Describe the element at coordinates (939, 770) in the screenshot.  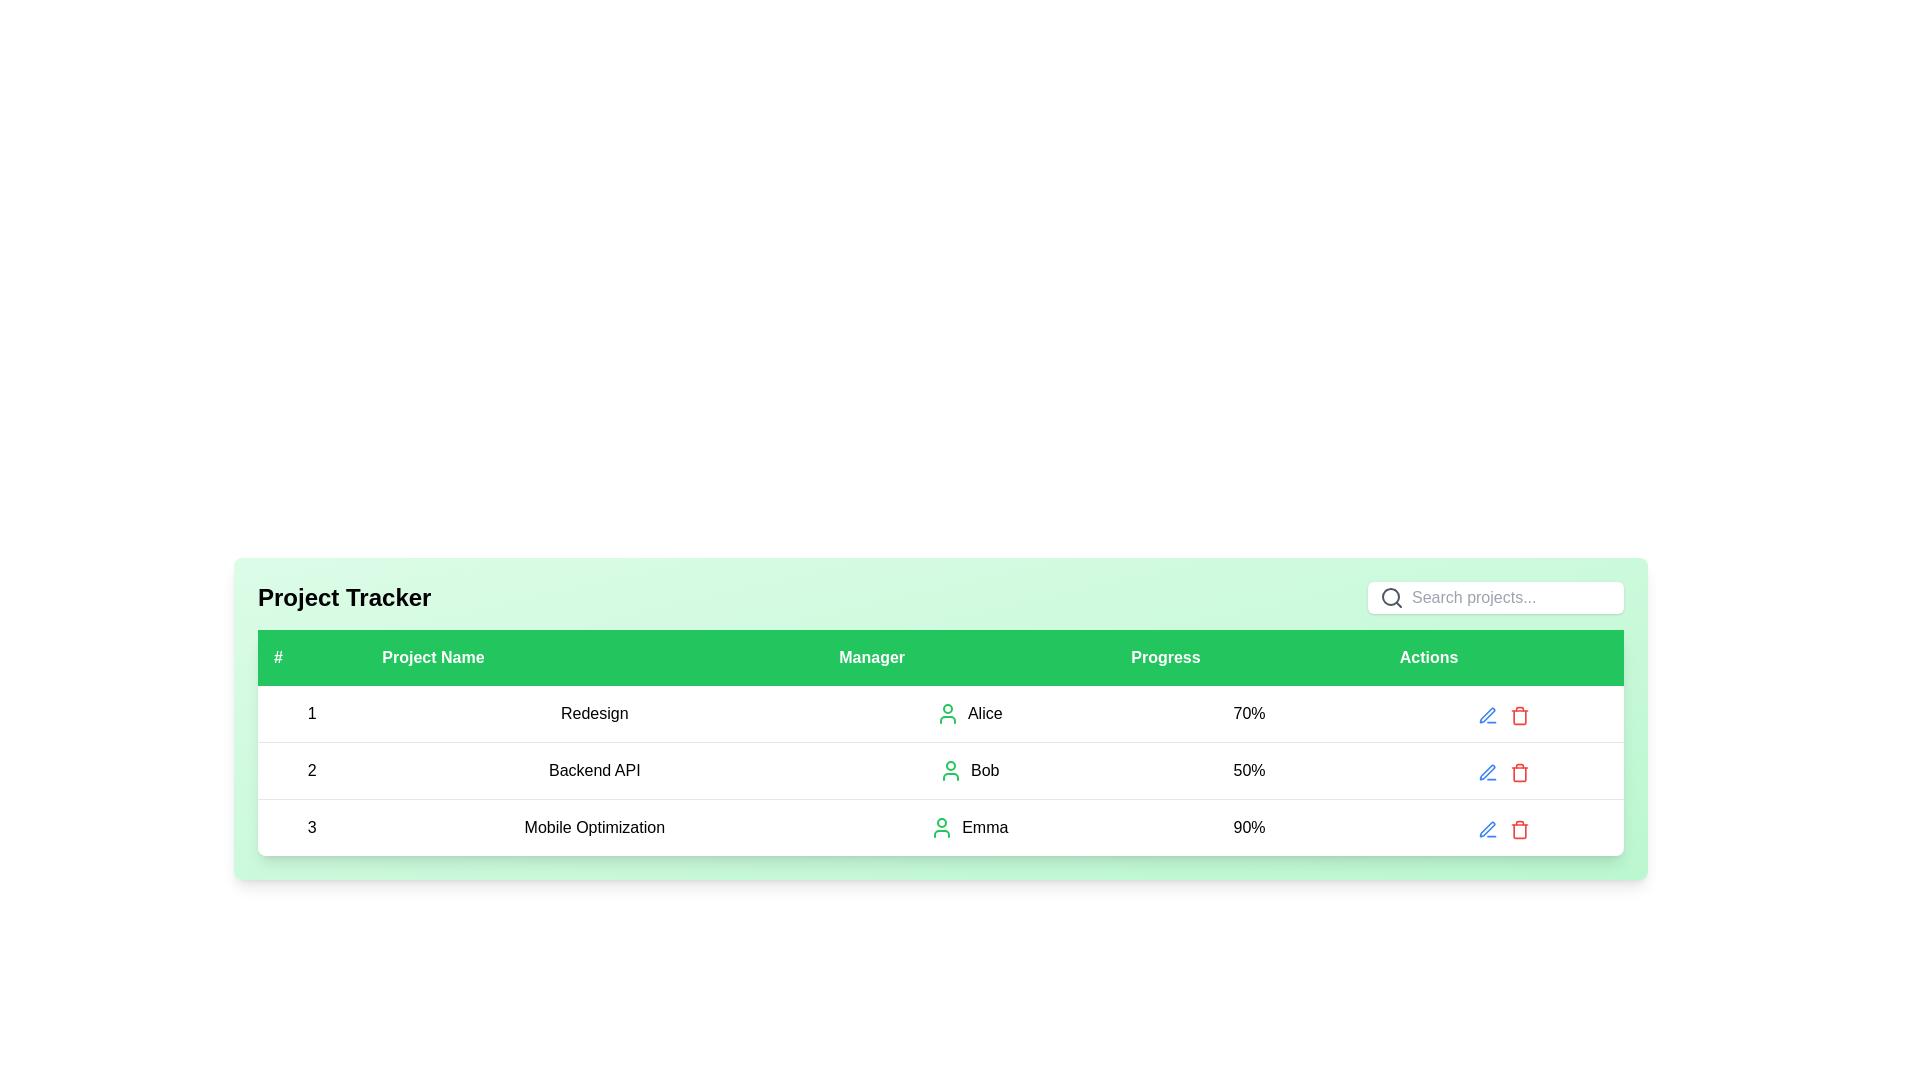
I see `the second row of the project tracking table, which displays the project name 'Backend API', manager 'Bob', and progress '50%'` at that location.